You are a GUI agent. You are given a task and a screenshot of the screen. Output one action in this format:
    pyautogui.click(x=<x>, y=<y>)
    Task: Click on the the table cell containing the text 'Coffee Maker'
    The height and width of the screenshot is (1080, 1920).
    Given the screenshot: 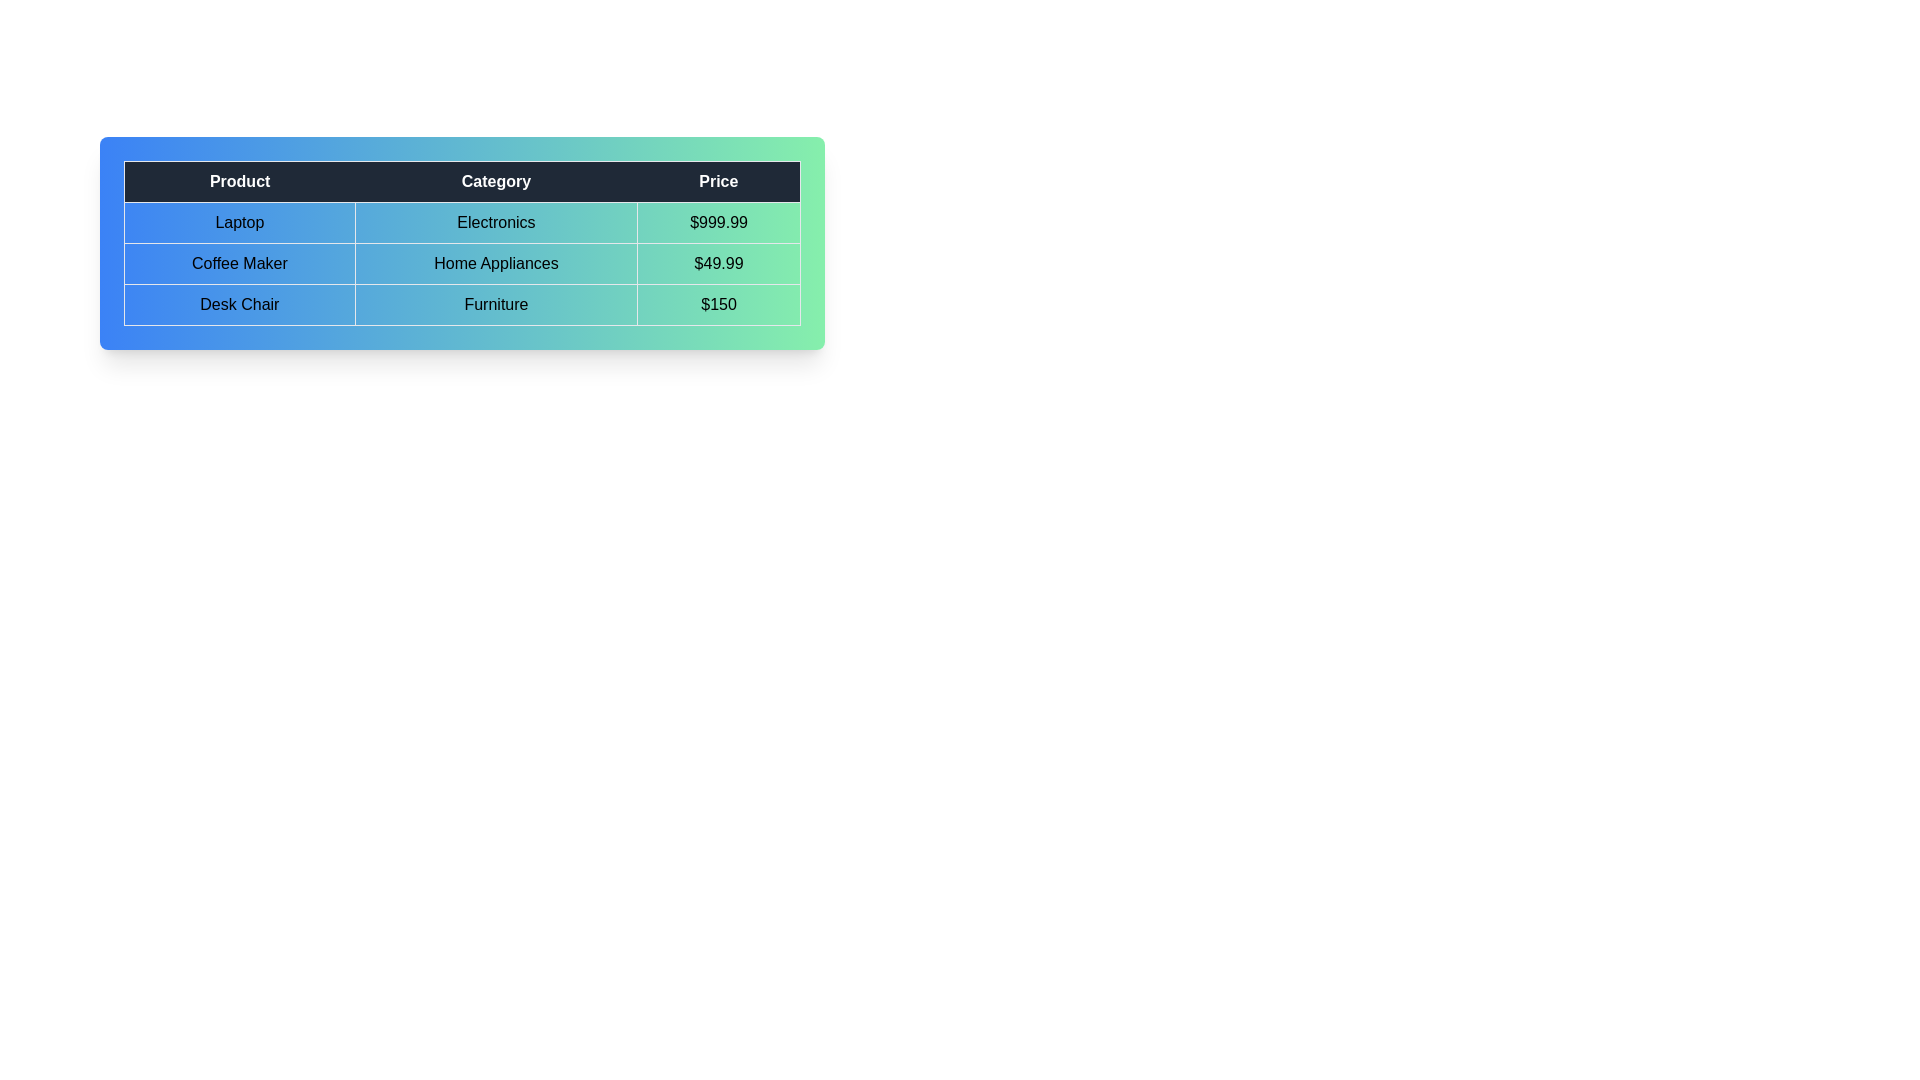 What is the action you would take?
    pyautogui.click(x=239, y=262)
    